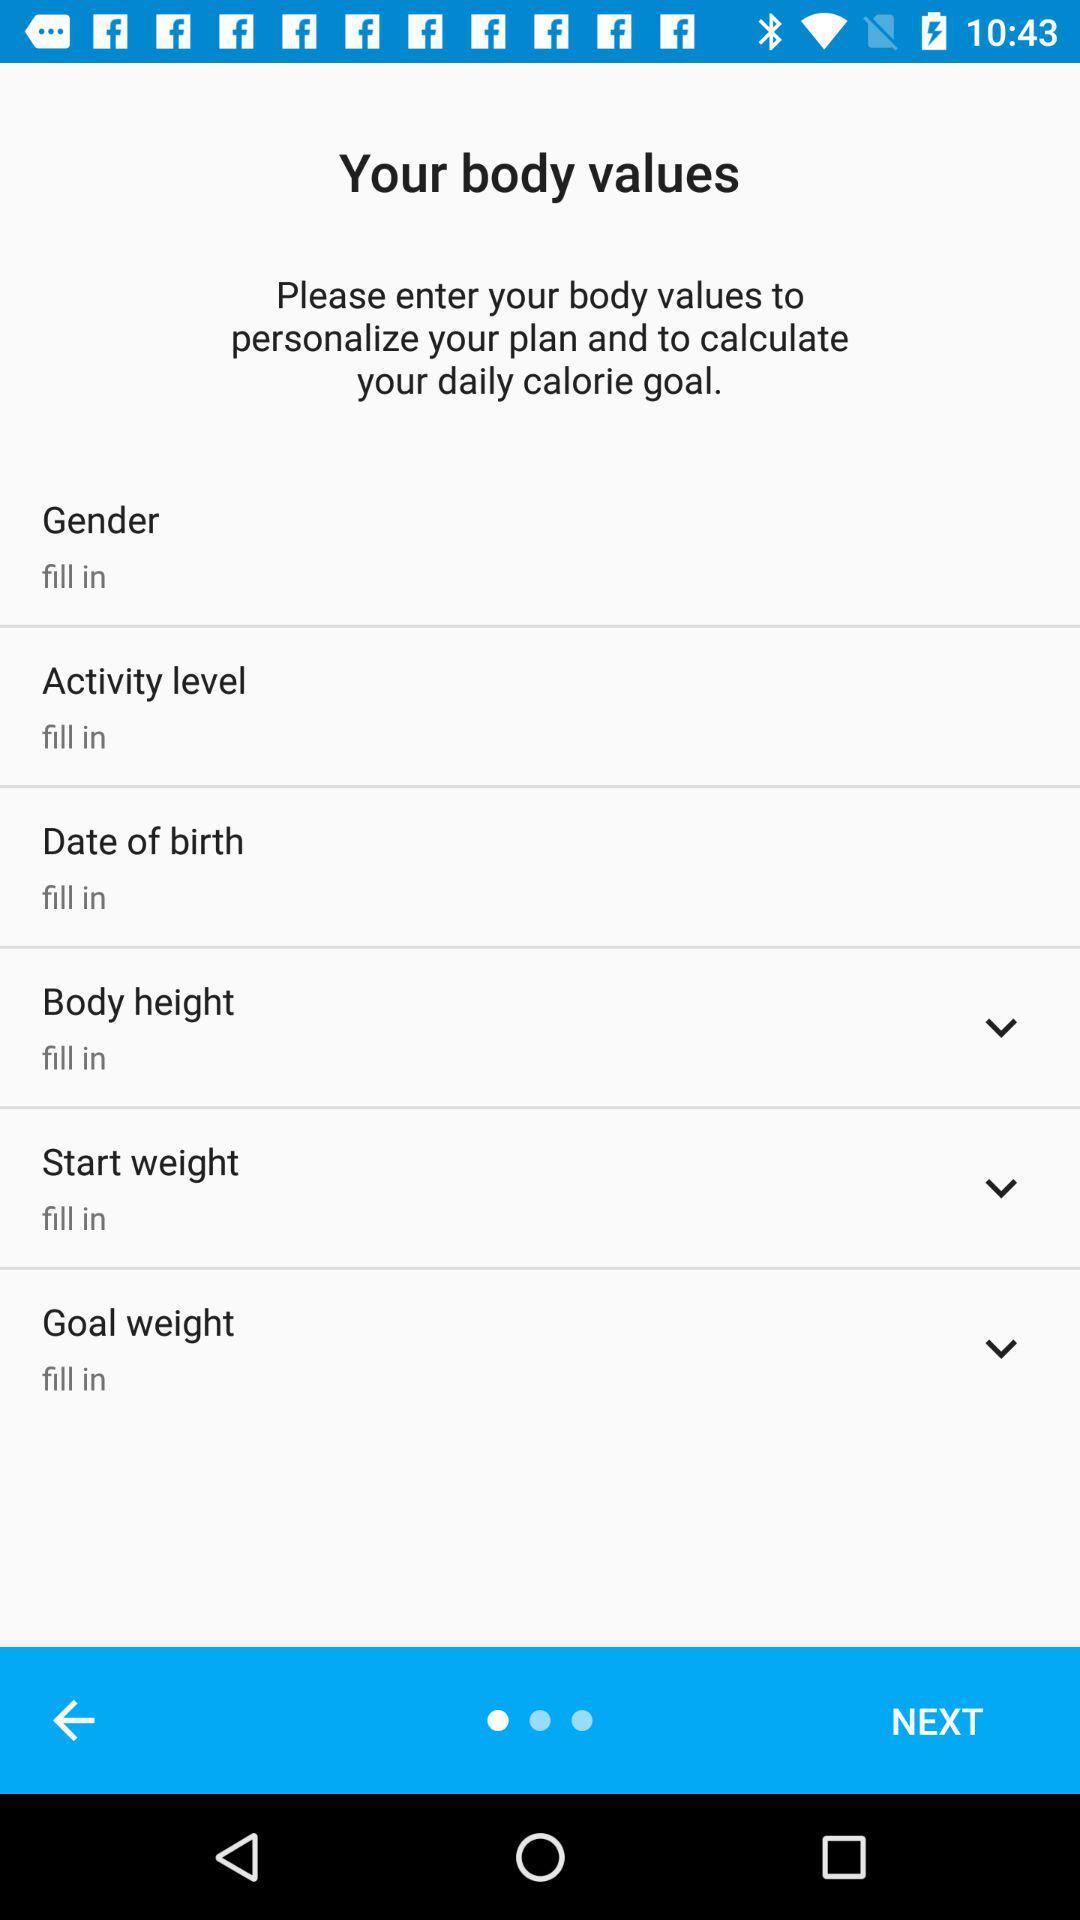 This screenshot has height=1920, width=1080. Describe the element at coordinates (1001, 1188) in the screenshot. I see `down arrow option` at that location.